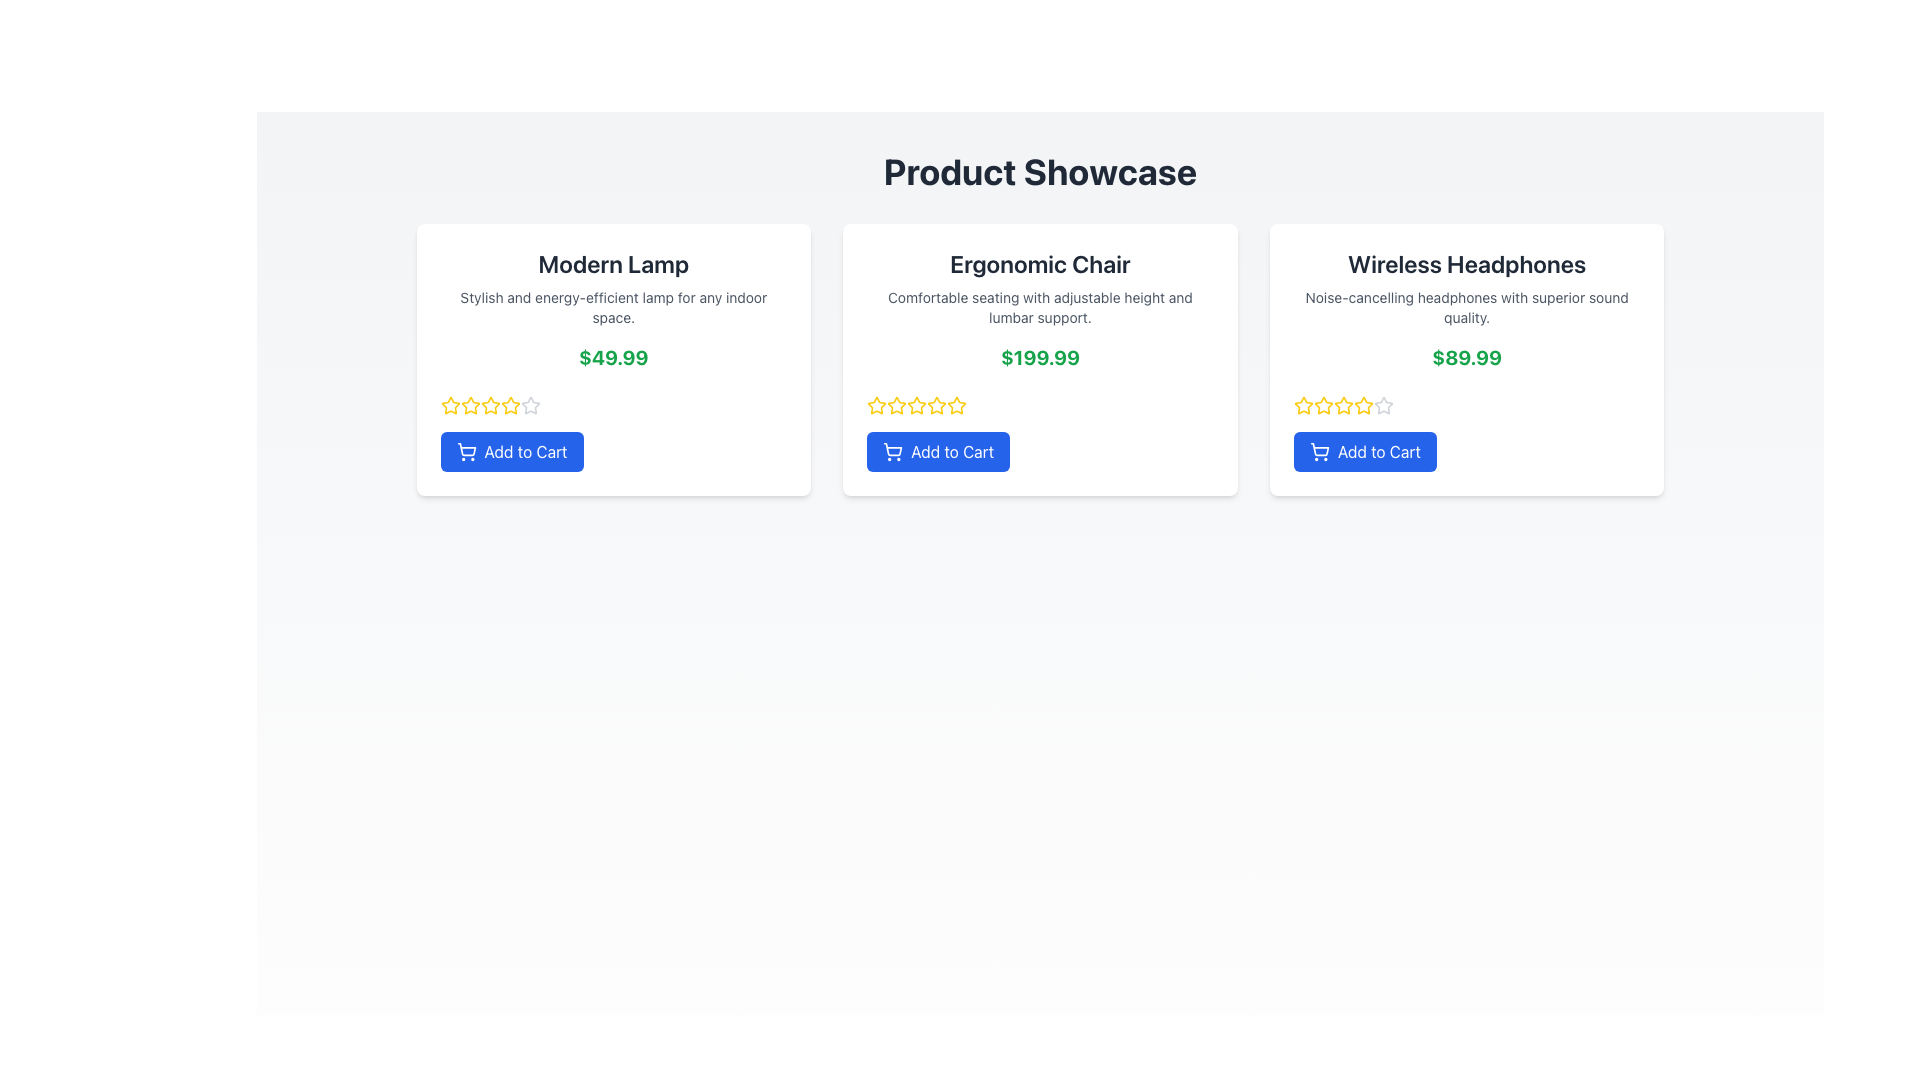  Describe the element at coordinates (1040, 262) in the screenshot. I see `the 'Ergonomic Chair' text label, which serves as the product title and is located at the top of the middle product card in a three-column layout` at that location.